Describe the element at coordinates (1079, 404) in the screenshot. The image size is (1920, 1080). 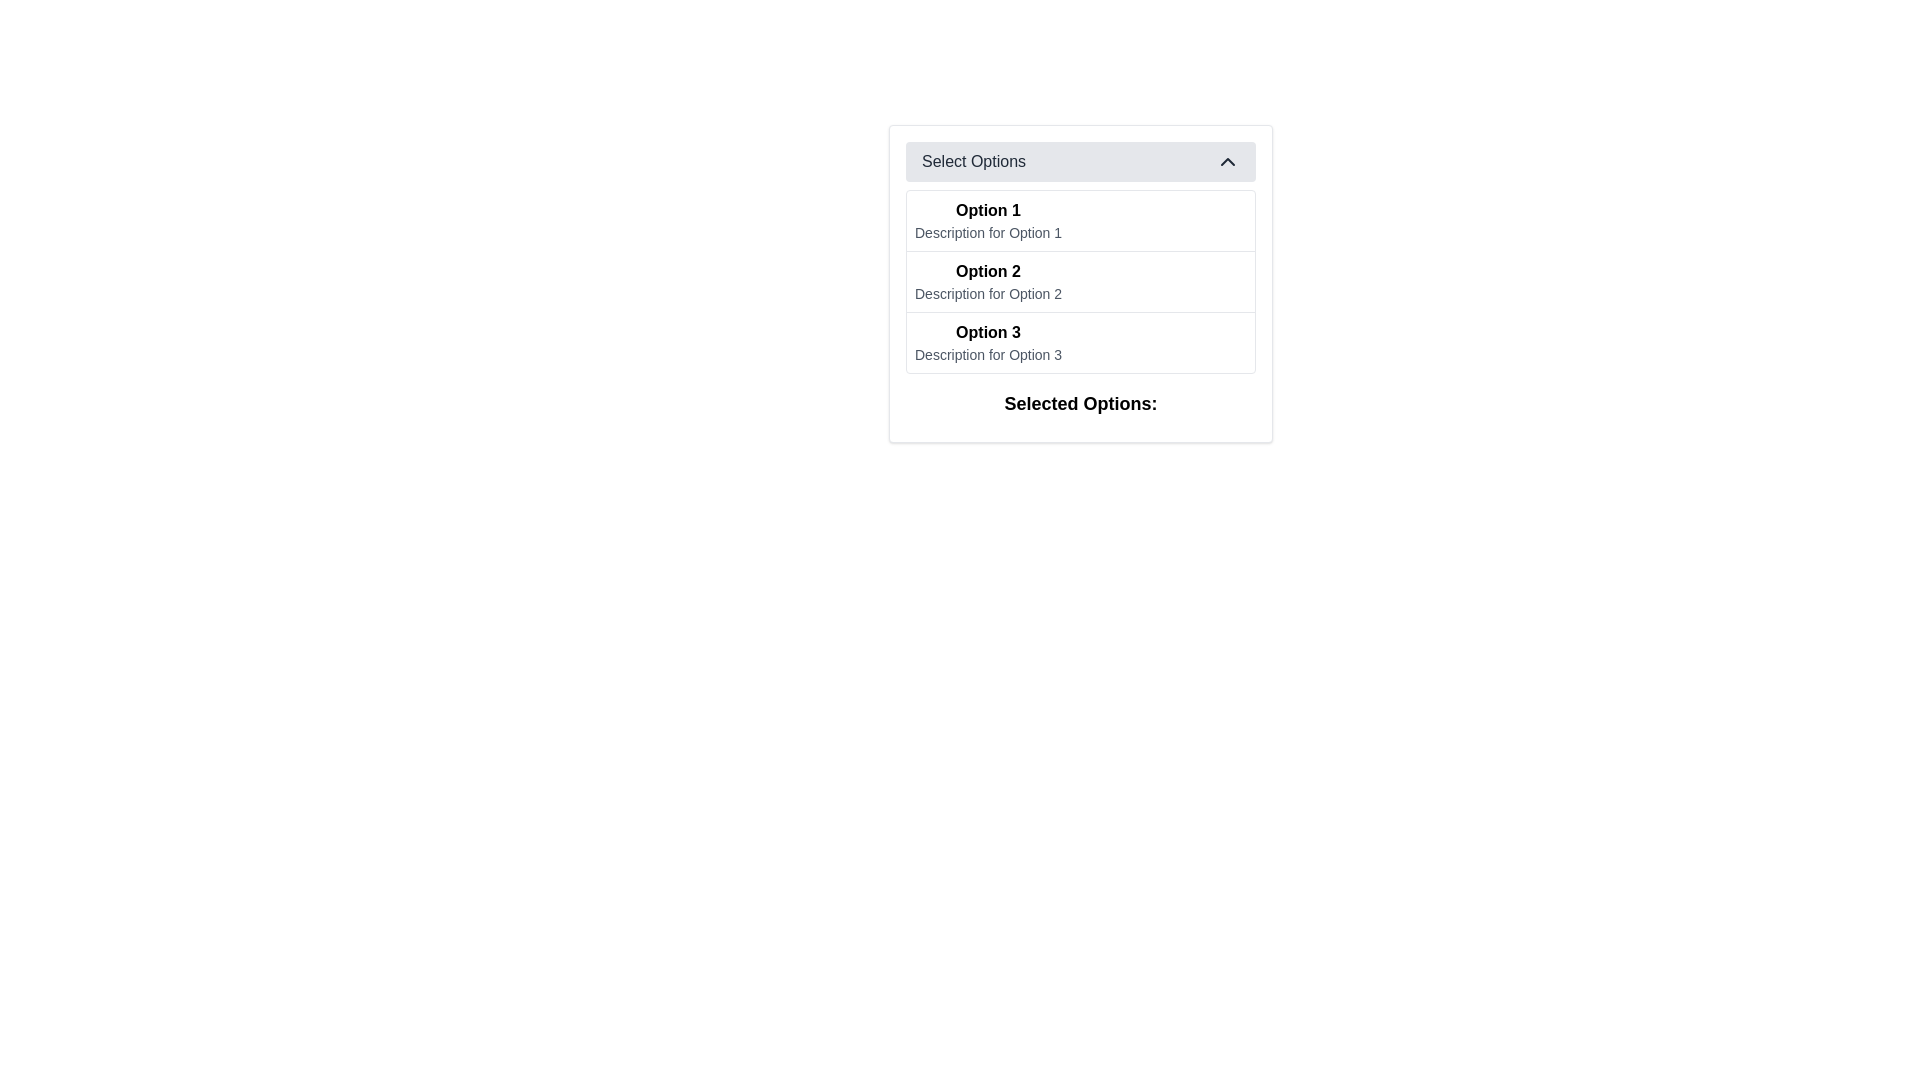
I see `the bold text label stating 'Selected Options:' which is located at the bottom of a bordered white box within the interface` at that location.